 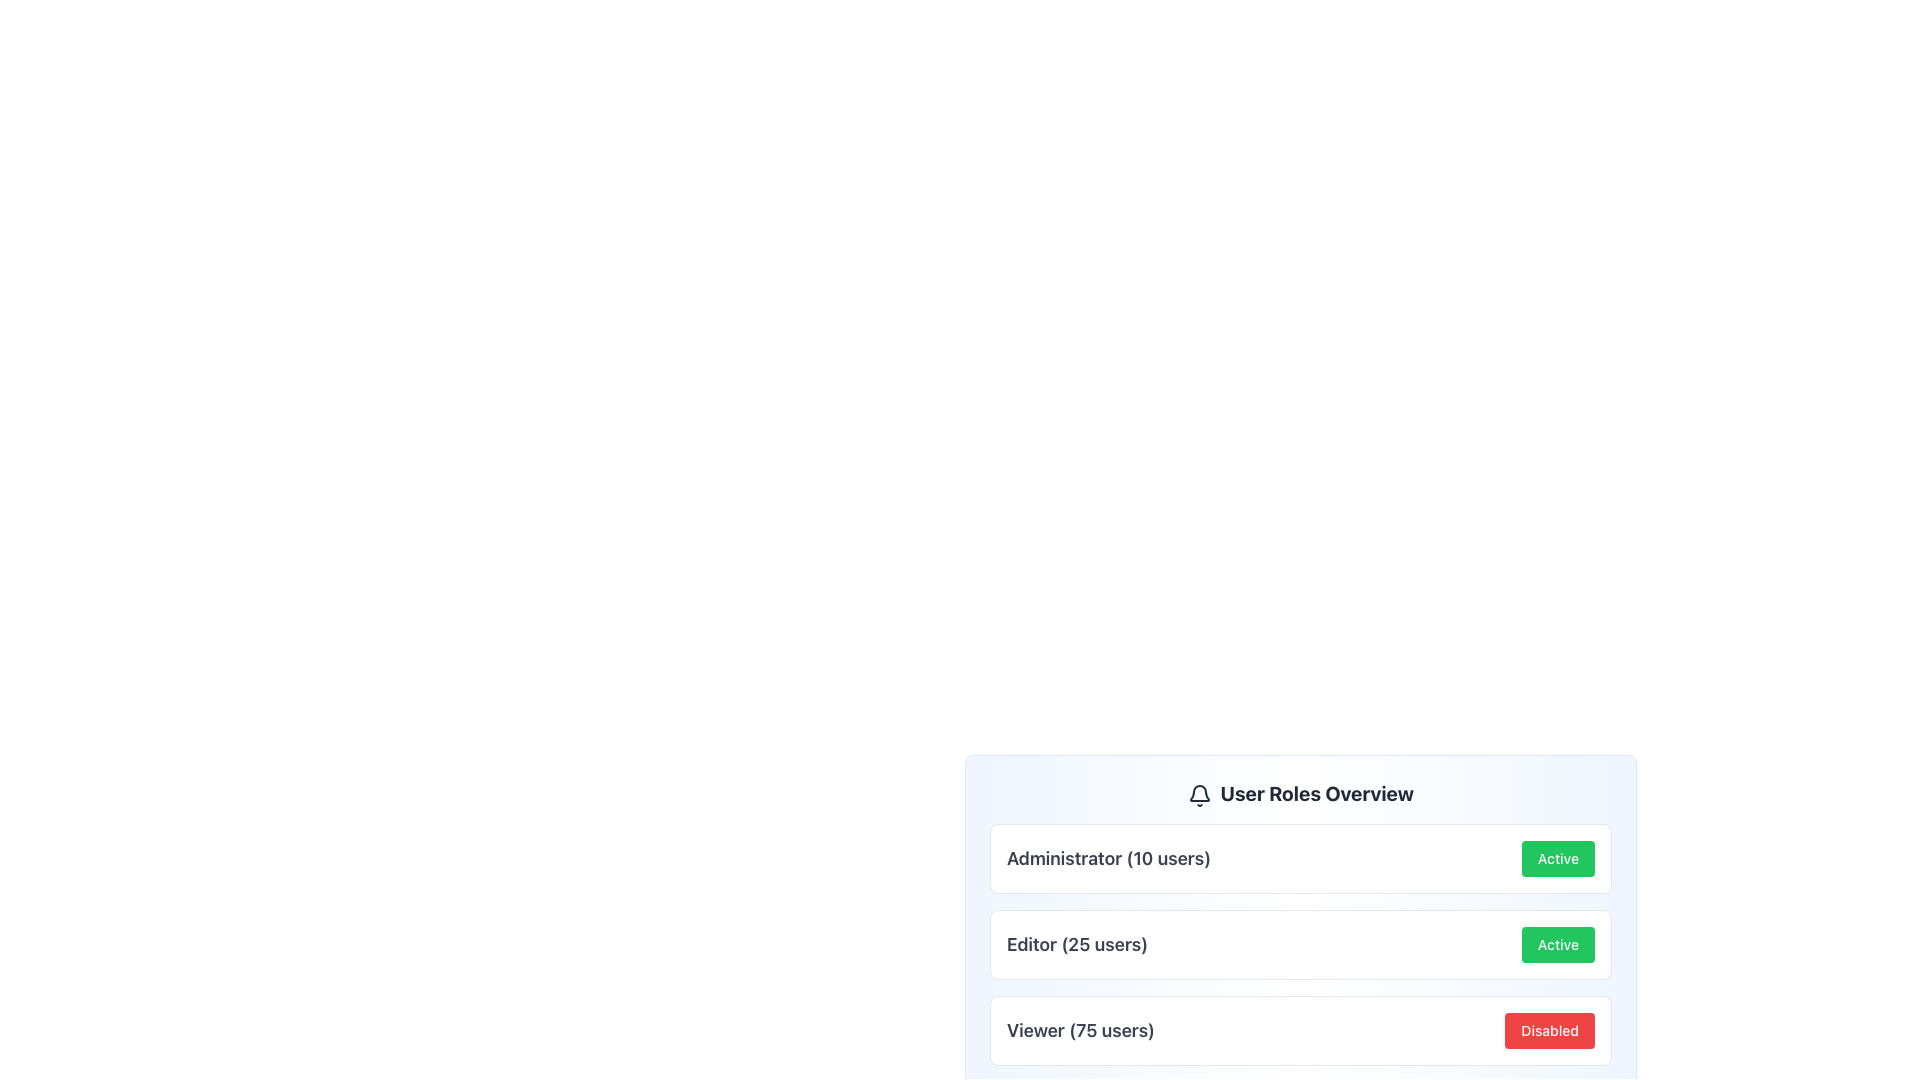 I want to click on the static label indicating the disabled status associated with the 'Viewer' role, which is positioned to the far right of 'Viewer (75 users)' text content, so click(x=1549, y=1030).